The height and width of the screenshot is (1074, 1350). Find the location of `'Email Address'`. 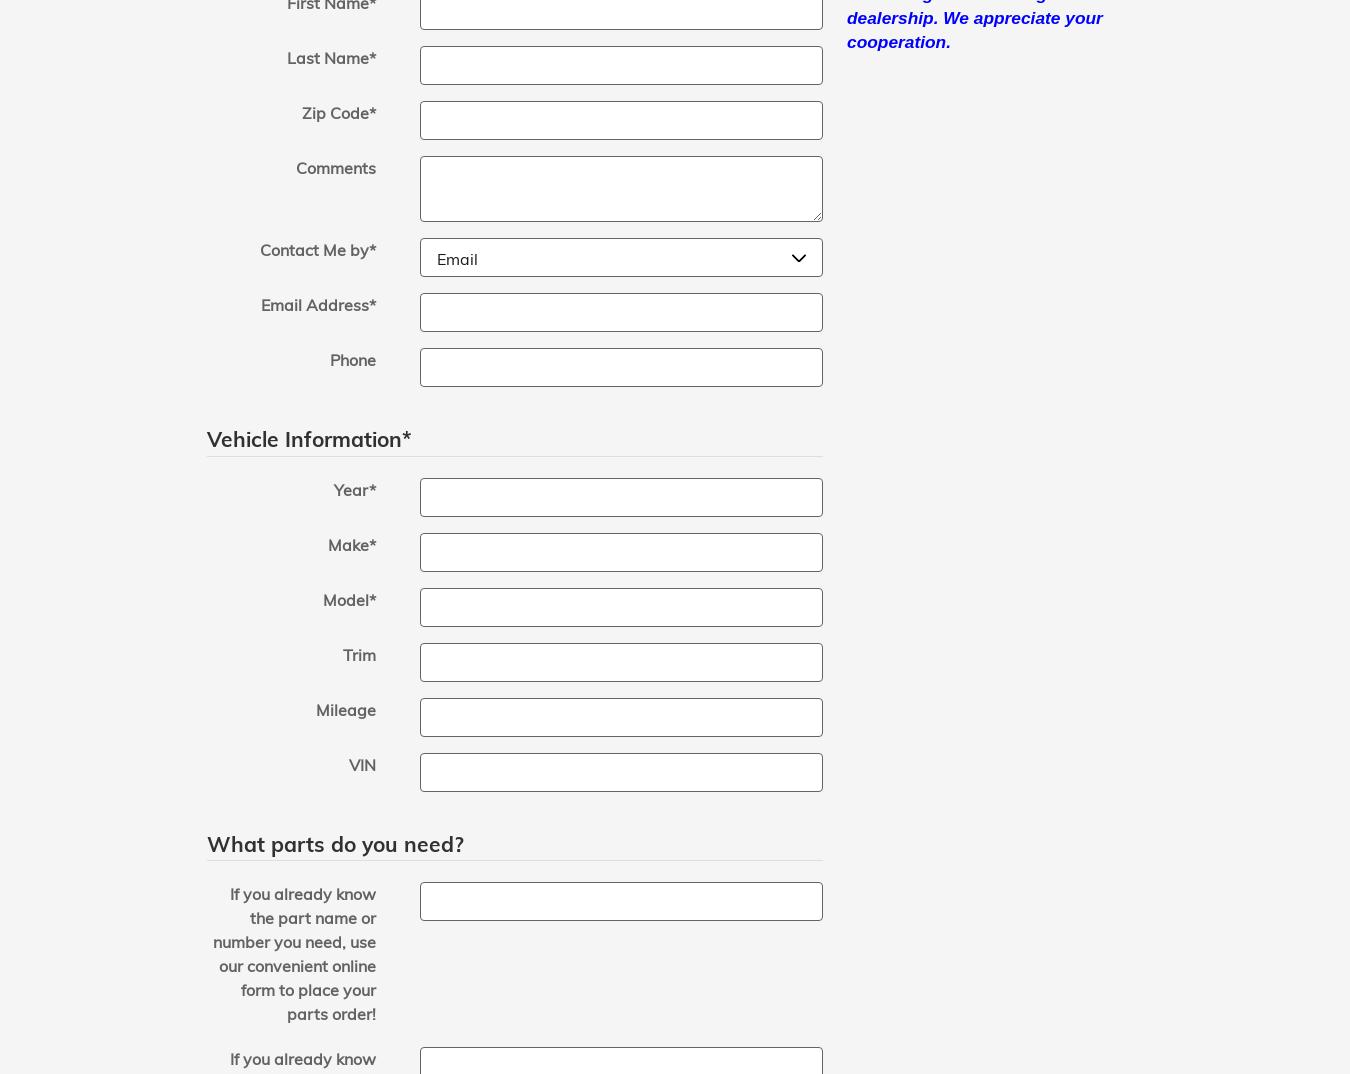

'Email Address' is located at coordinates (313, 305).